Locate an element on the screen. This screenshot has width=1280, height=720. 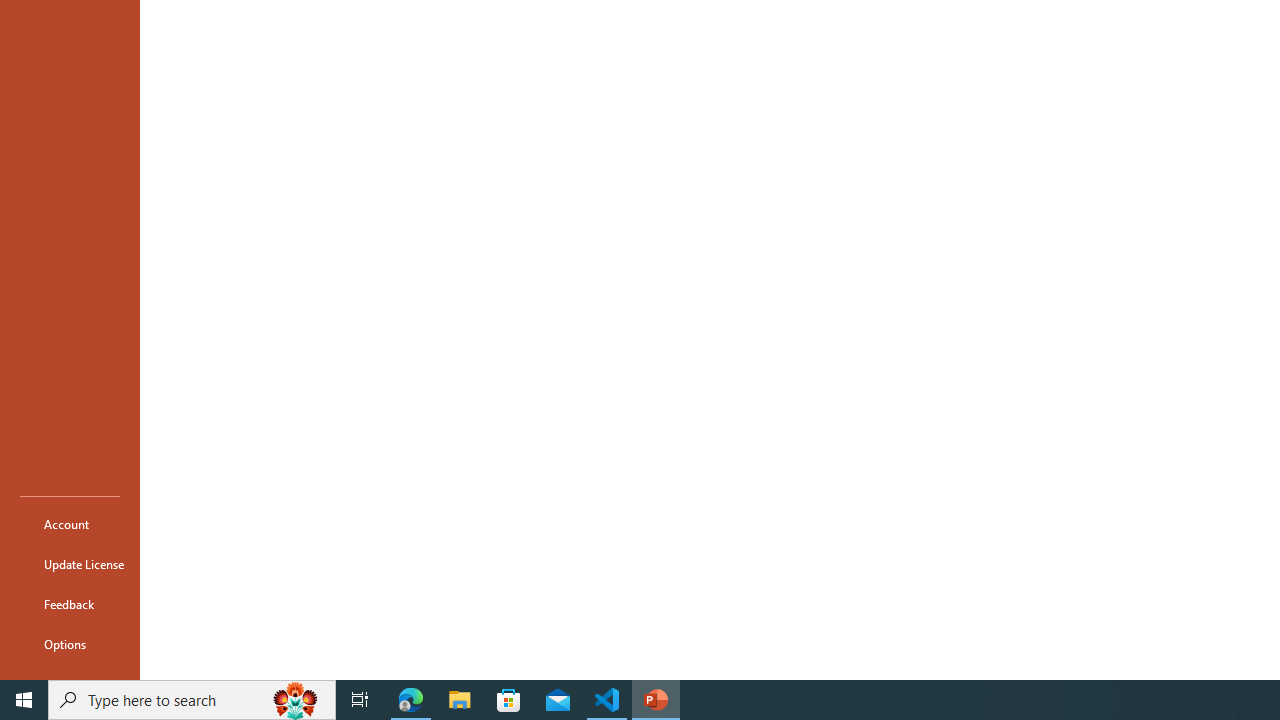
'Options' is located at coordinates (69, 644).